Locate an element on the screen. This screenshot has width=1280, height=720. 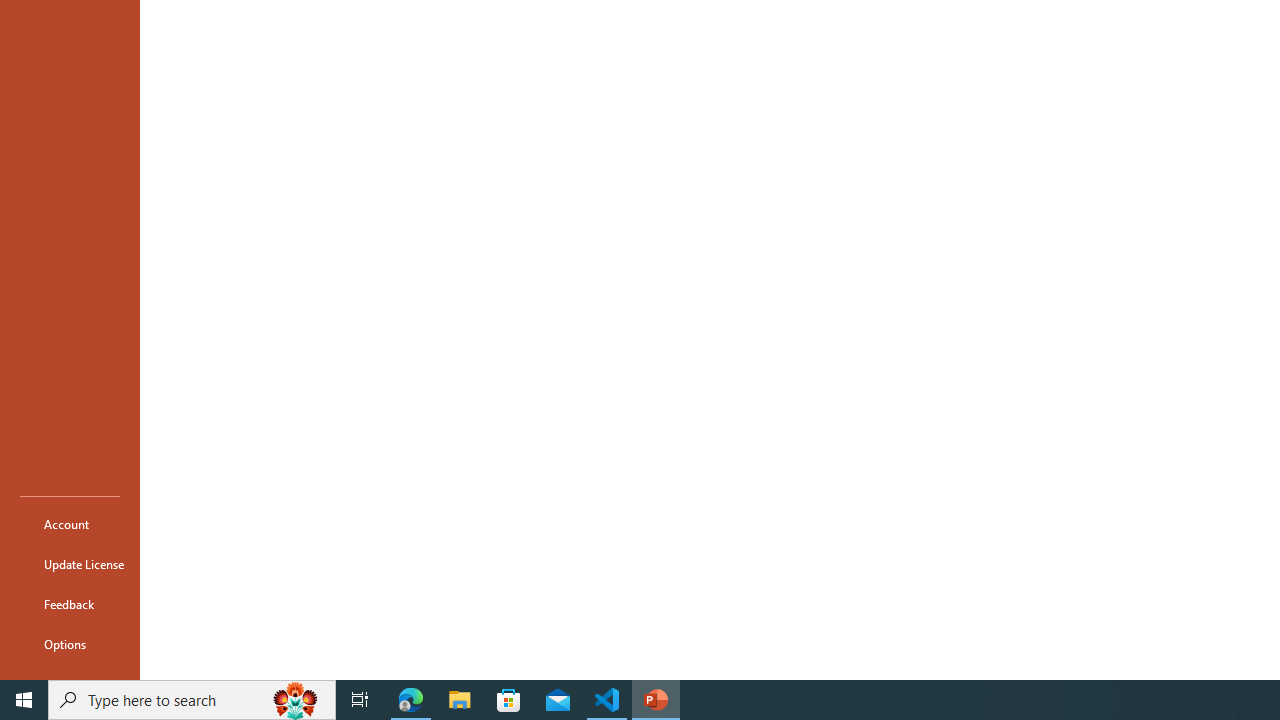
'Options' is located at coordinates (69, 644).